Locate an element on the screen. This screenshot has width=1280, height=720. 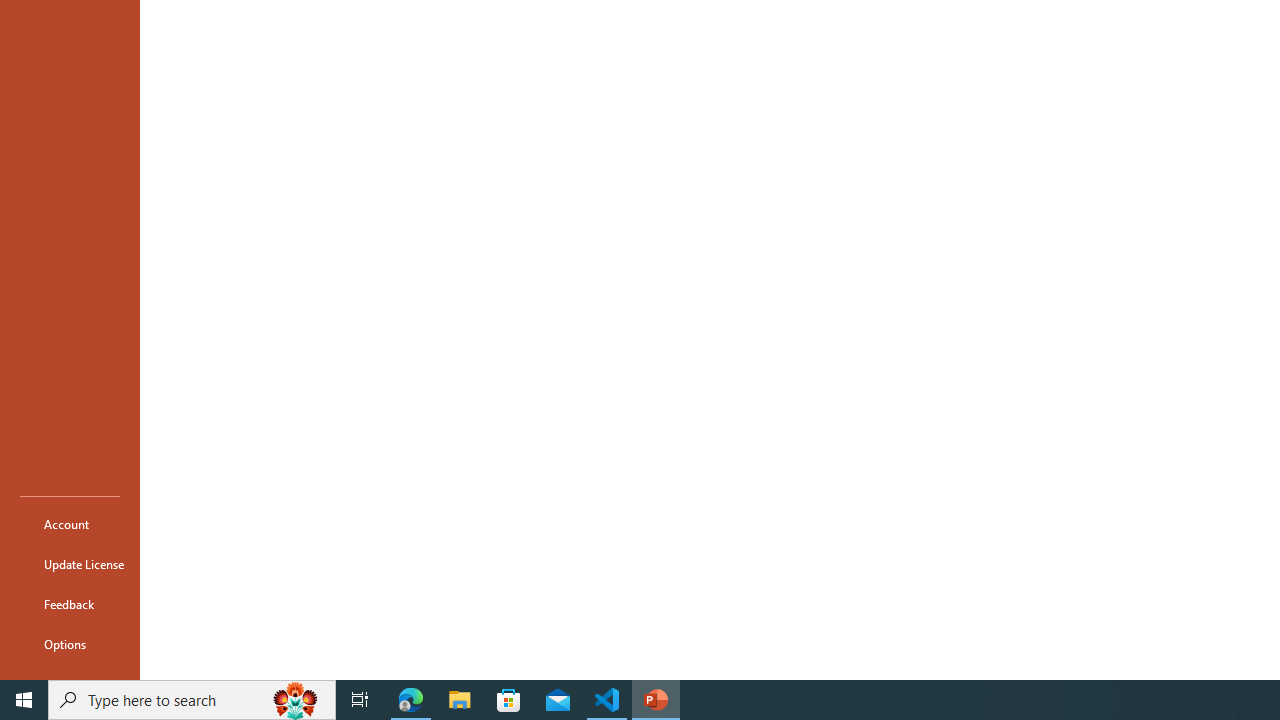
'Options' is located at coordinates (69, 644).